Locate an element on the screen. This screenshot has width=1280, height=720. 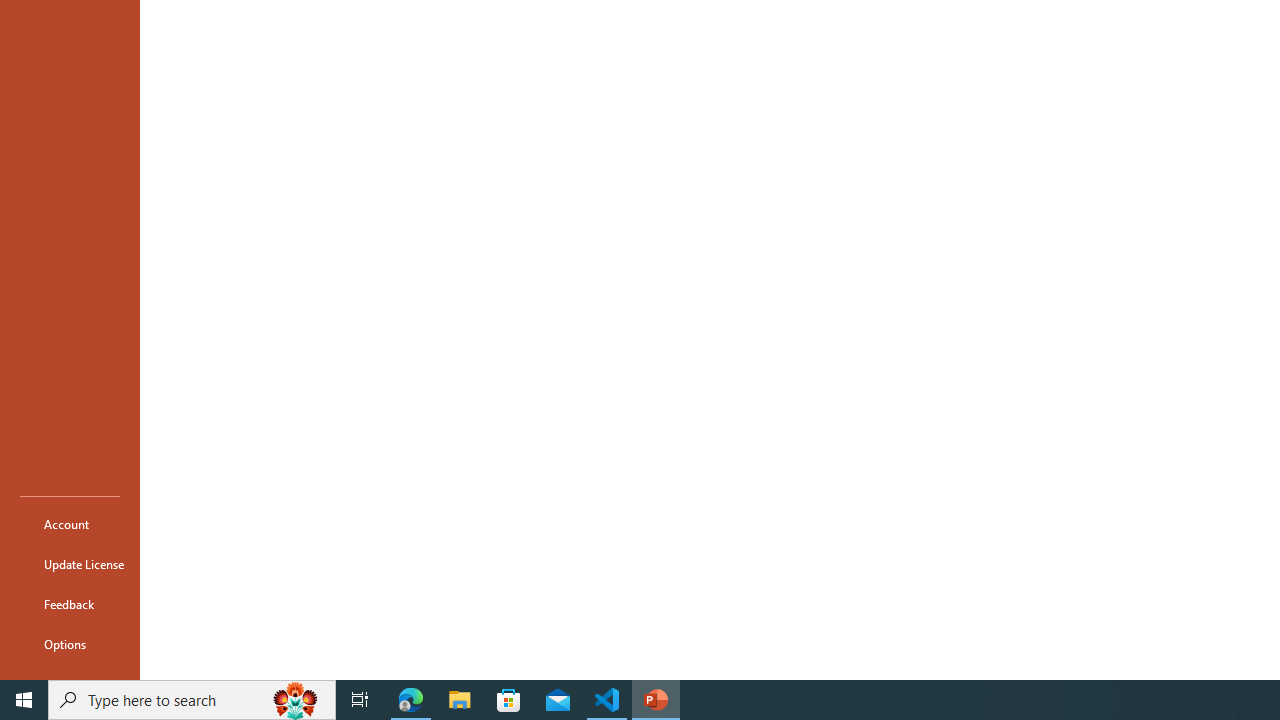
'Options' is located at coordinates (69, 644).